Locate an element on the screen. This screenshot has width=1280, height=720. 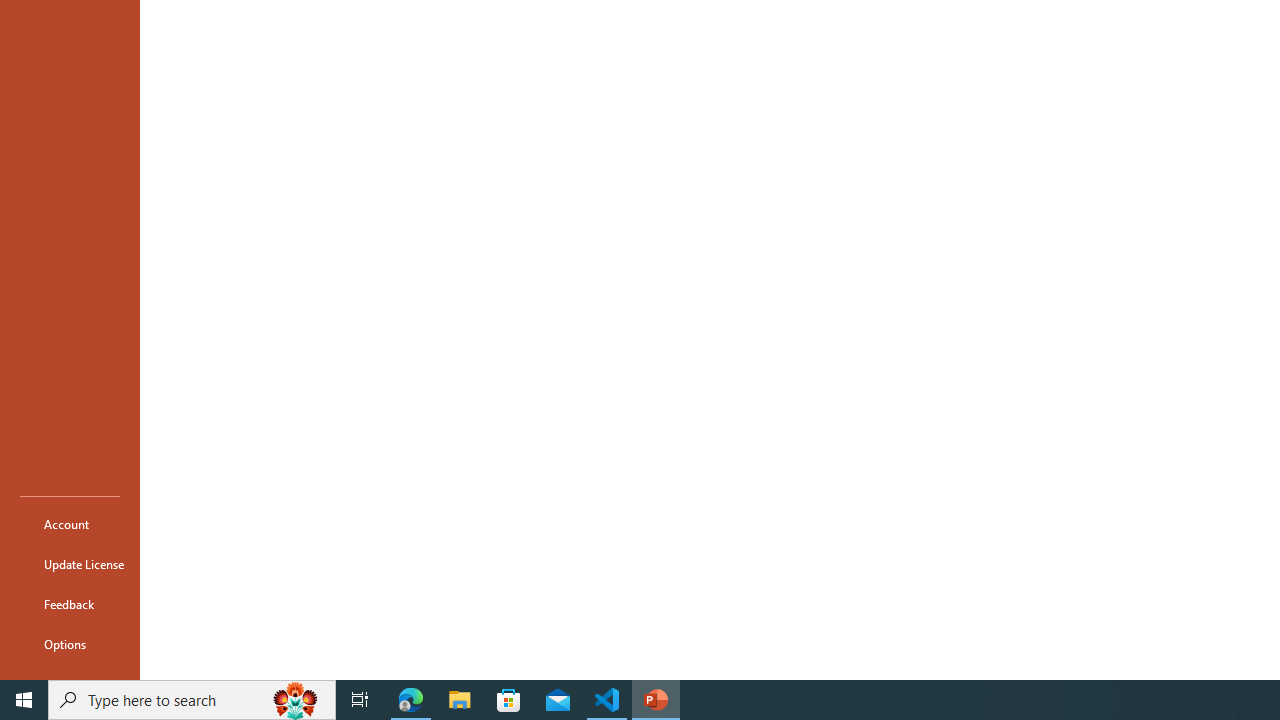
'Options' is located at coordinates (69, 644).